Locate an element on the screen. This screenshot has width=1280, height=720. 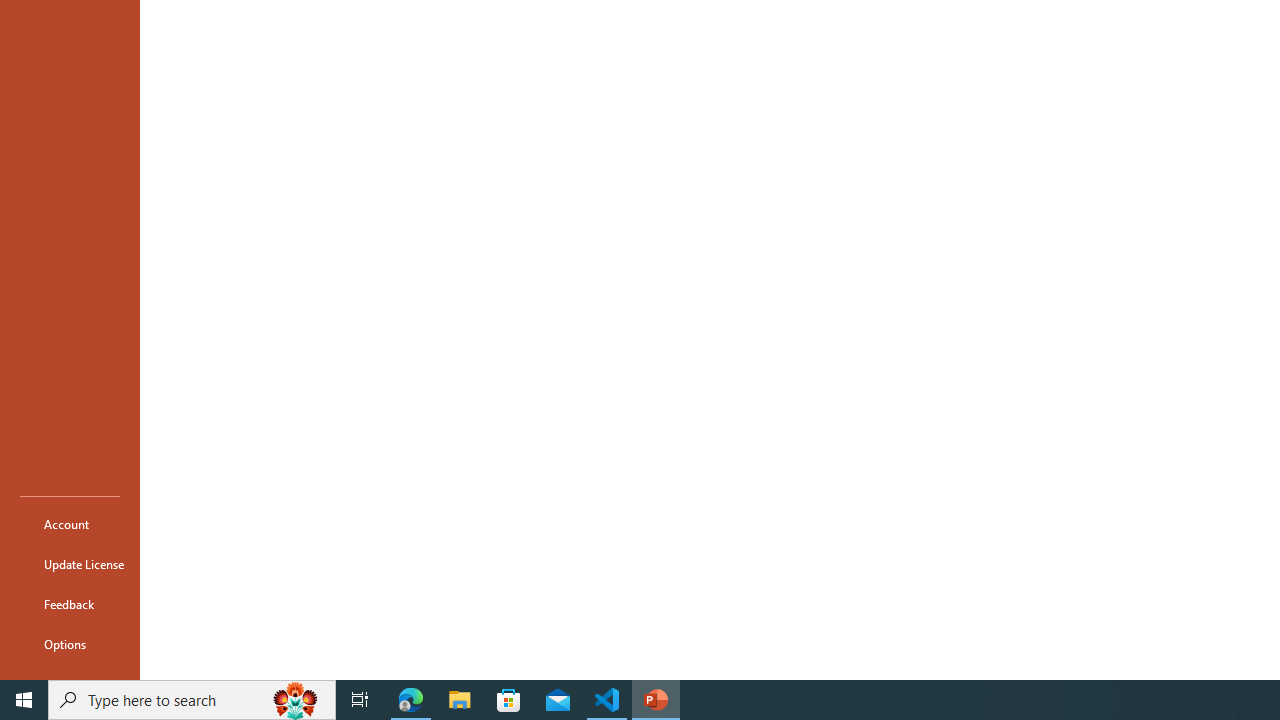
'Options' is located at coordinates (69, 644).